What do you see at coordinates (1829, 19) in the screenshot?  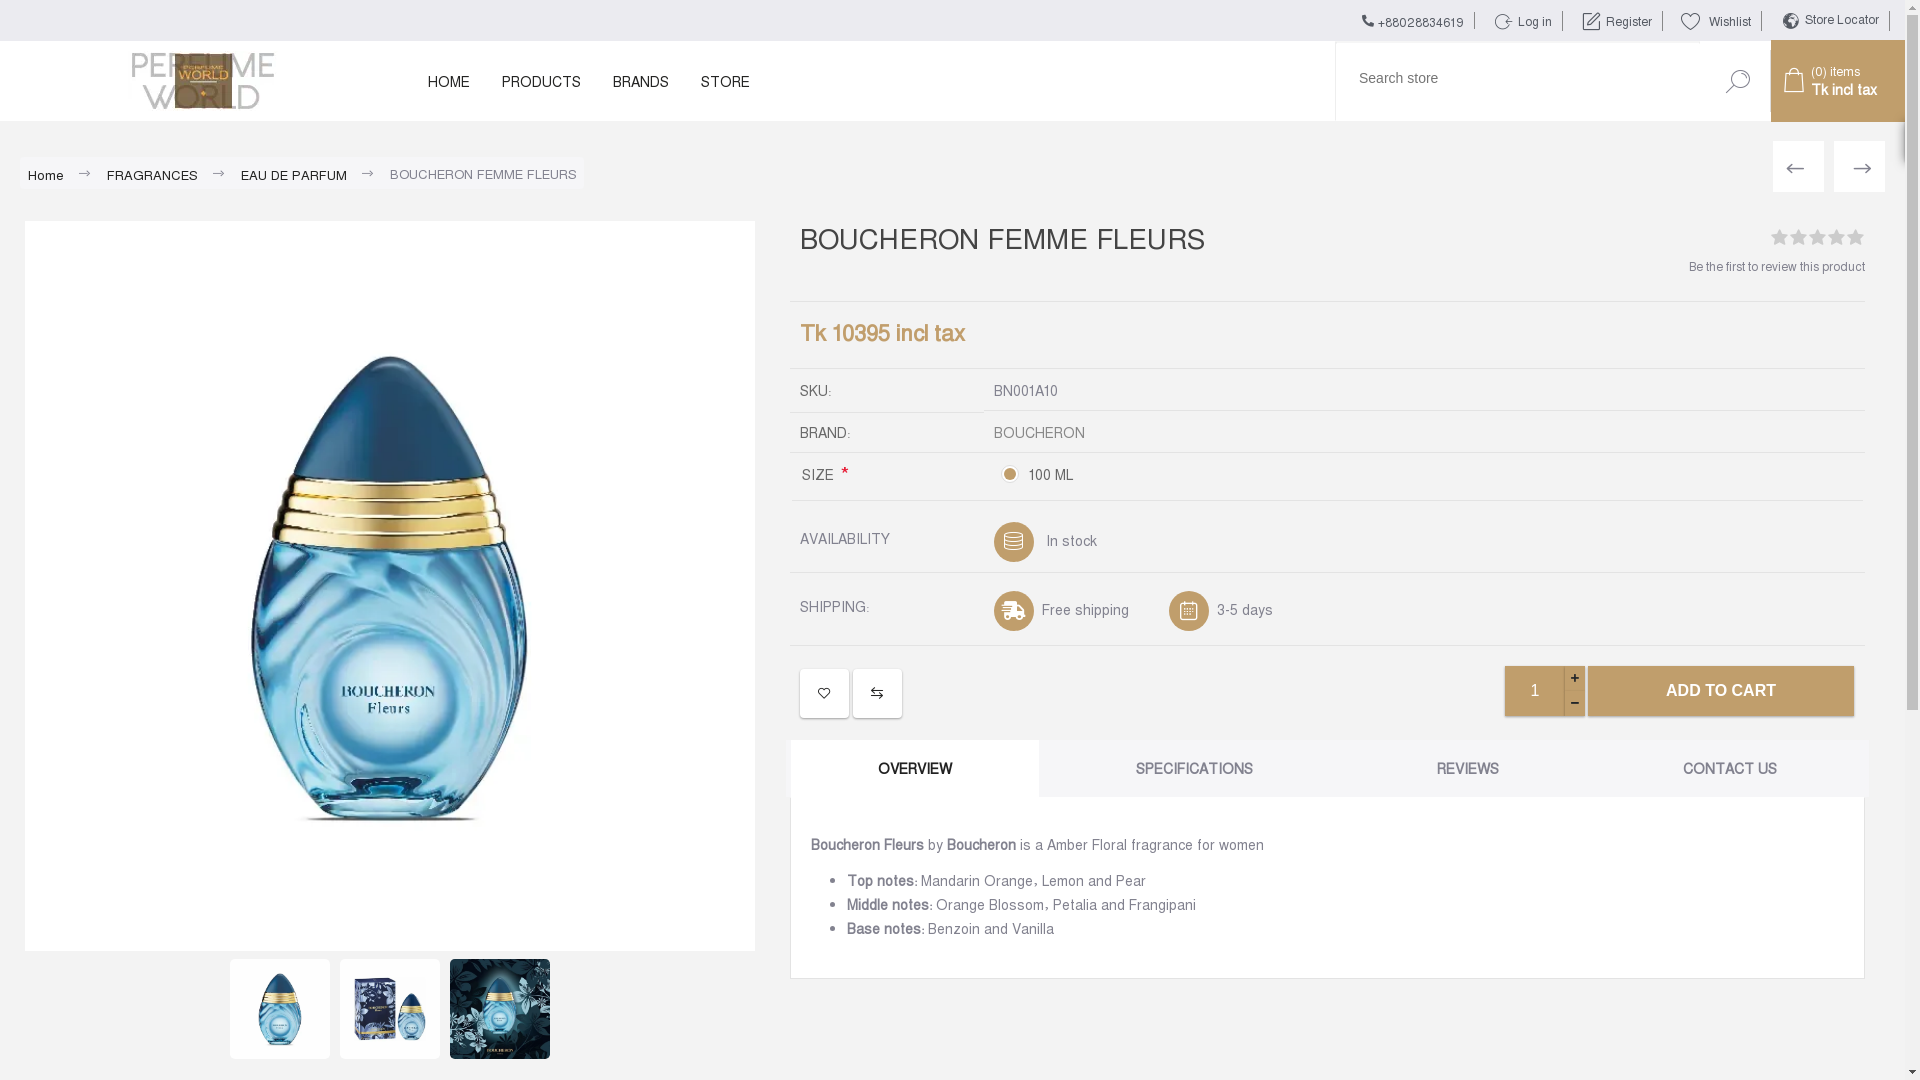 I see `'Store Locator'` at bounding box center [1829, 19].